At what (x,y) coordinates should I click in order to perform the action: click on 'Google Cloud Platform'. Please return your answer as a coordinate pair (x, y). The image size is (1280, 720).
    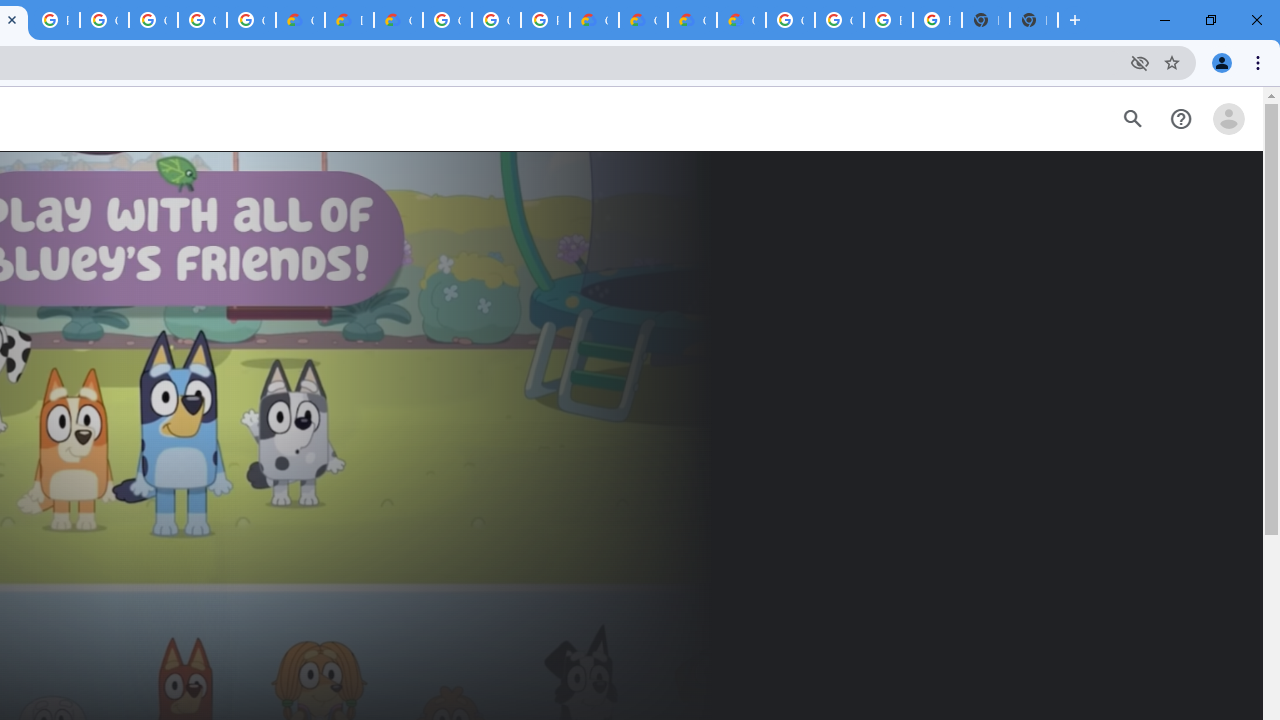
    Looking at the image, I should click on (446, 20).